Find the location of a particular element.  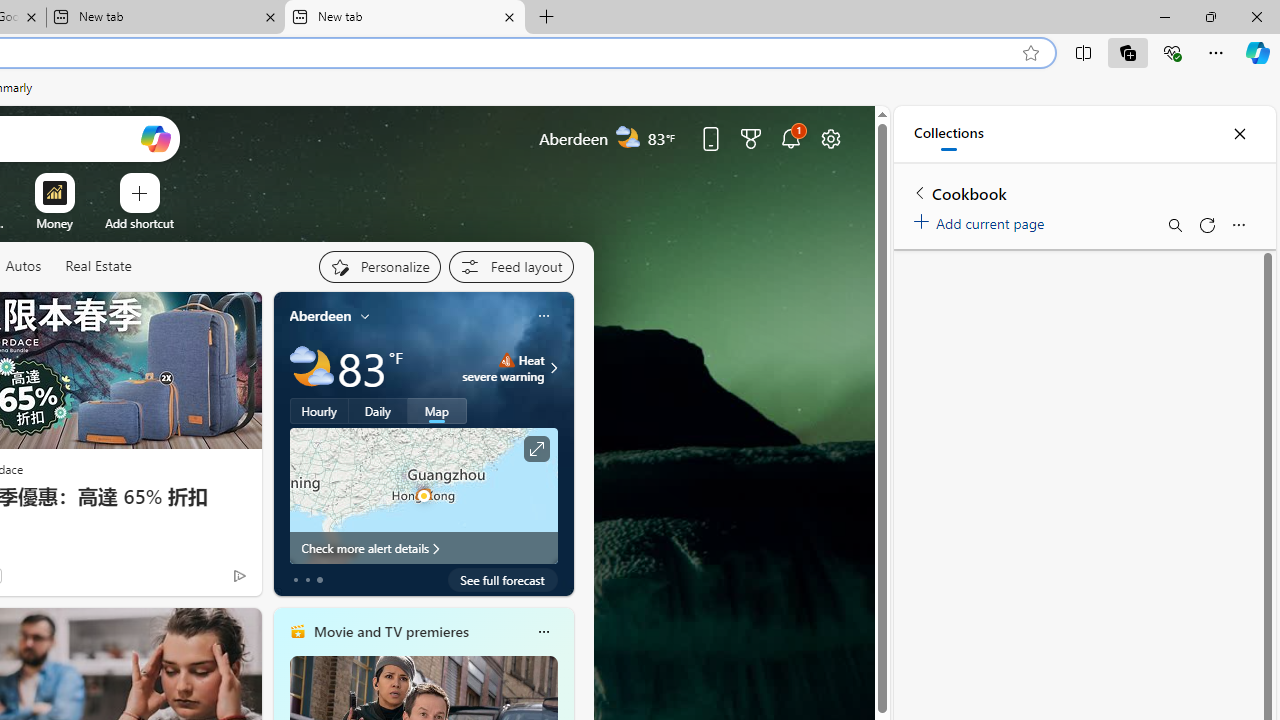

'Check more alert details' is located at coordinates (422, 547).